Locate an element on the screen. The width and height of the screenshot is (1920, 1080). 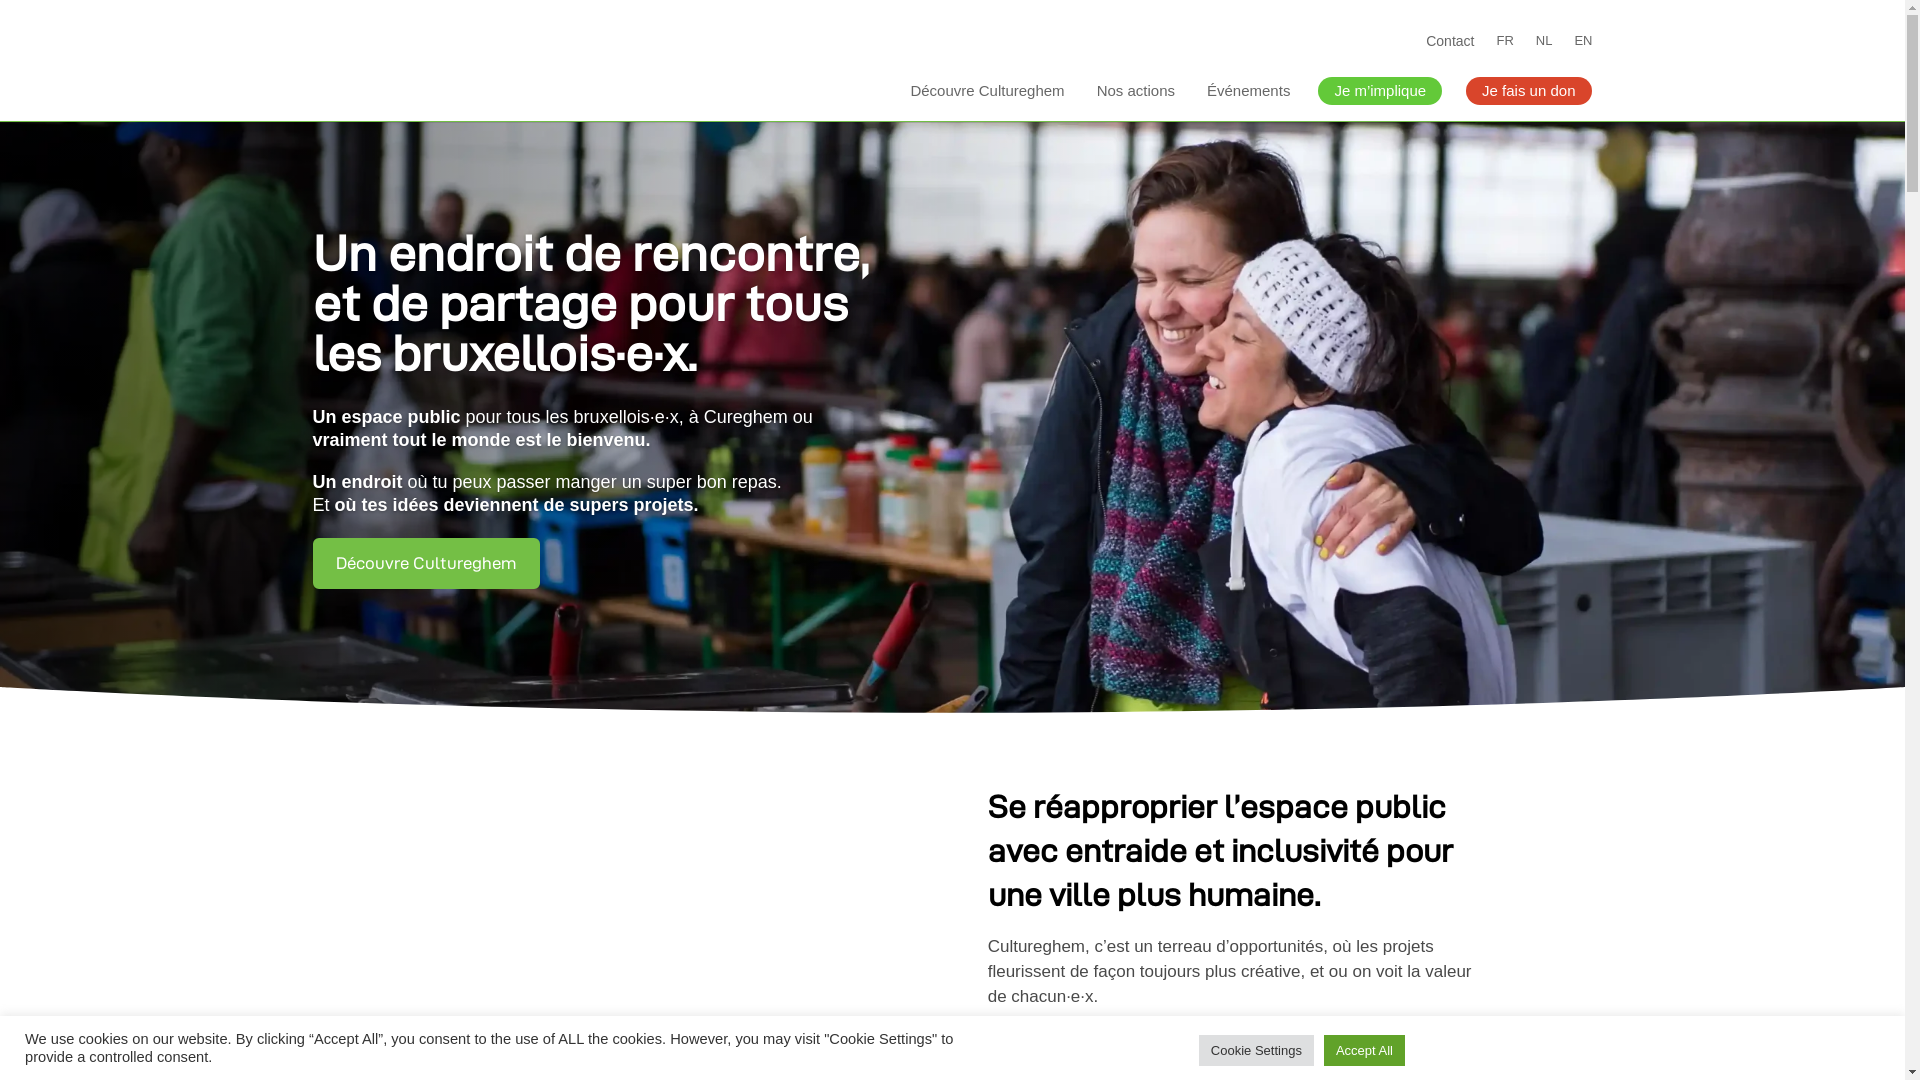
'NL' is located at coordinates (1535, 45).